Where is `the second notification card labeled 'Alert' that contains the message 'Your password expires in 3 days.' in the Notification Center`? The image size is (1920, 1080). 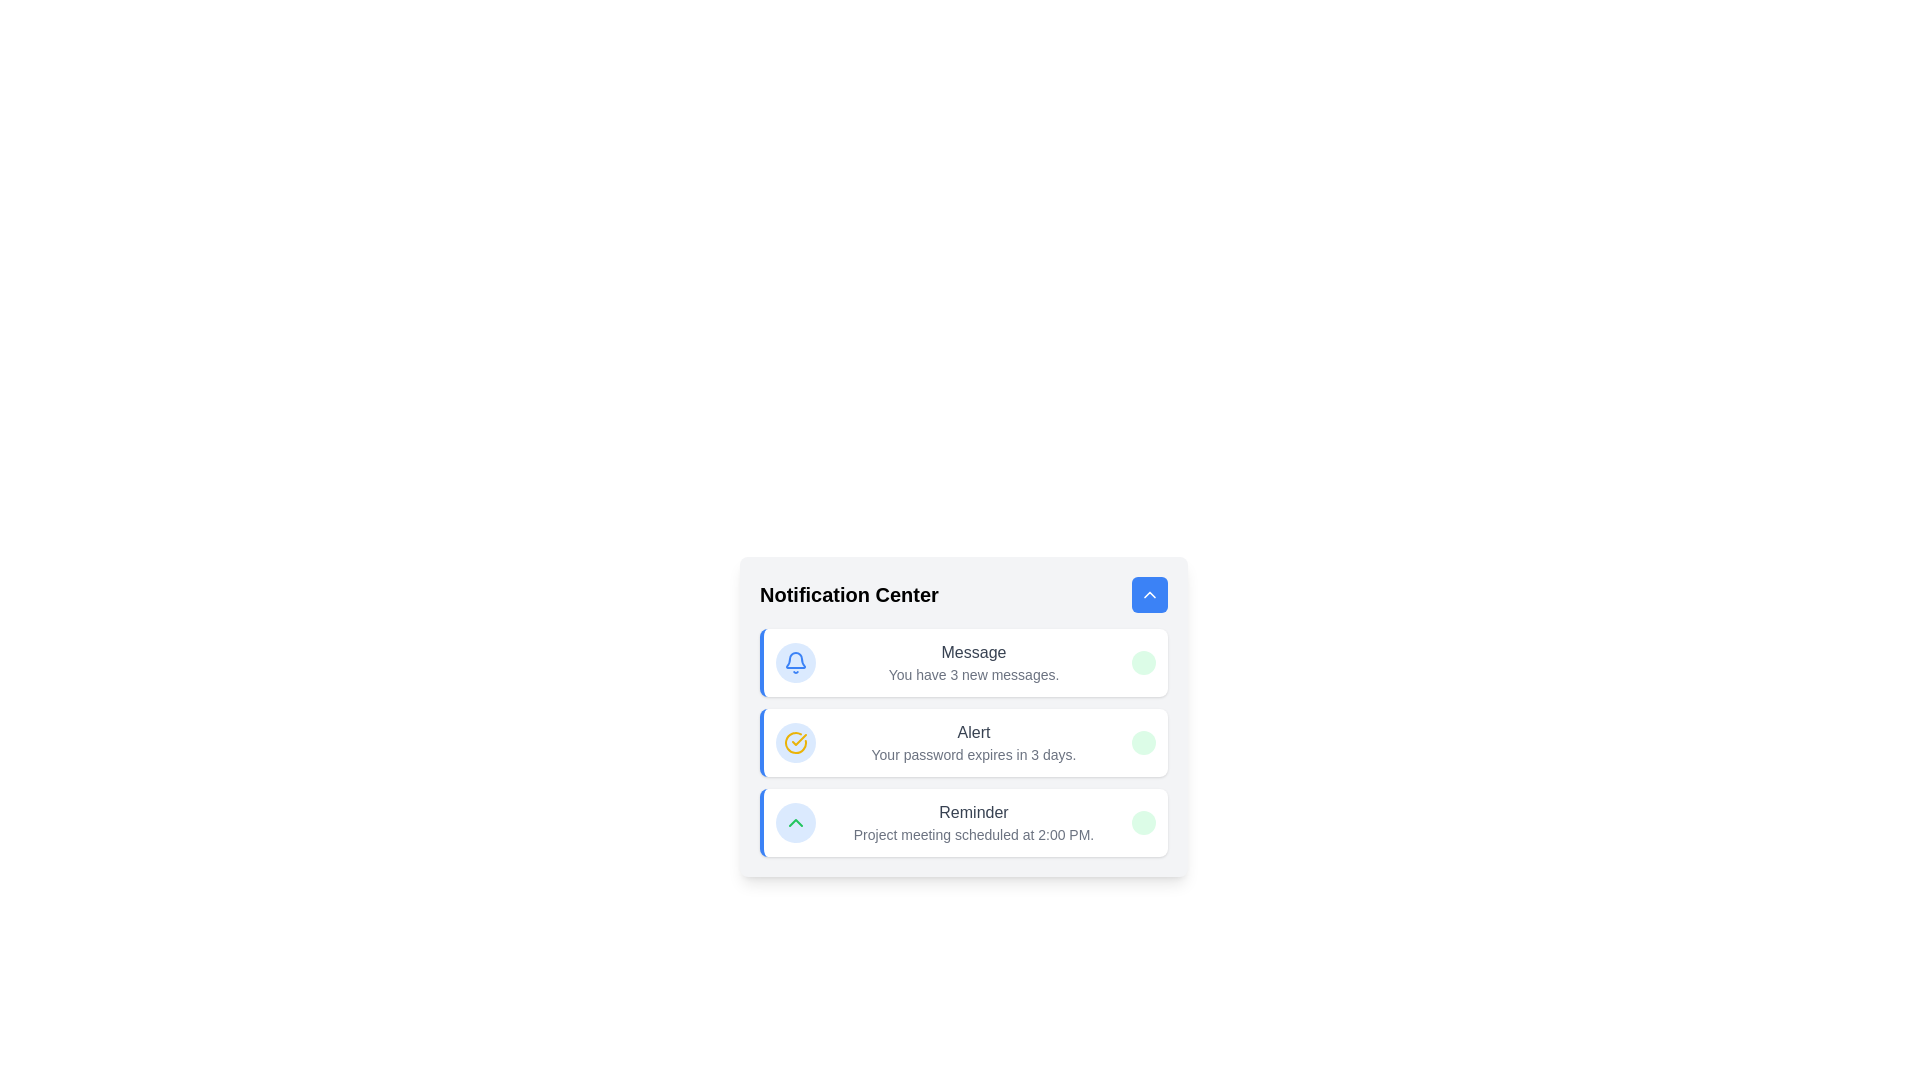
the second notification card labeled 'Alert' that contains the message 'Your password expires in 3 days.' in the Notification Center is located at coordinates (964, 743).